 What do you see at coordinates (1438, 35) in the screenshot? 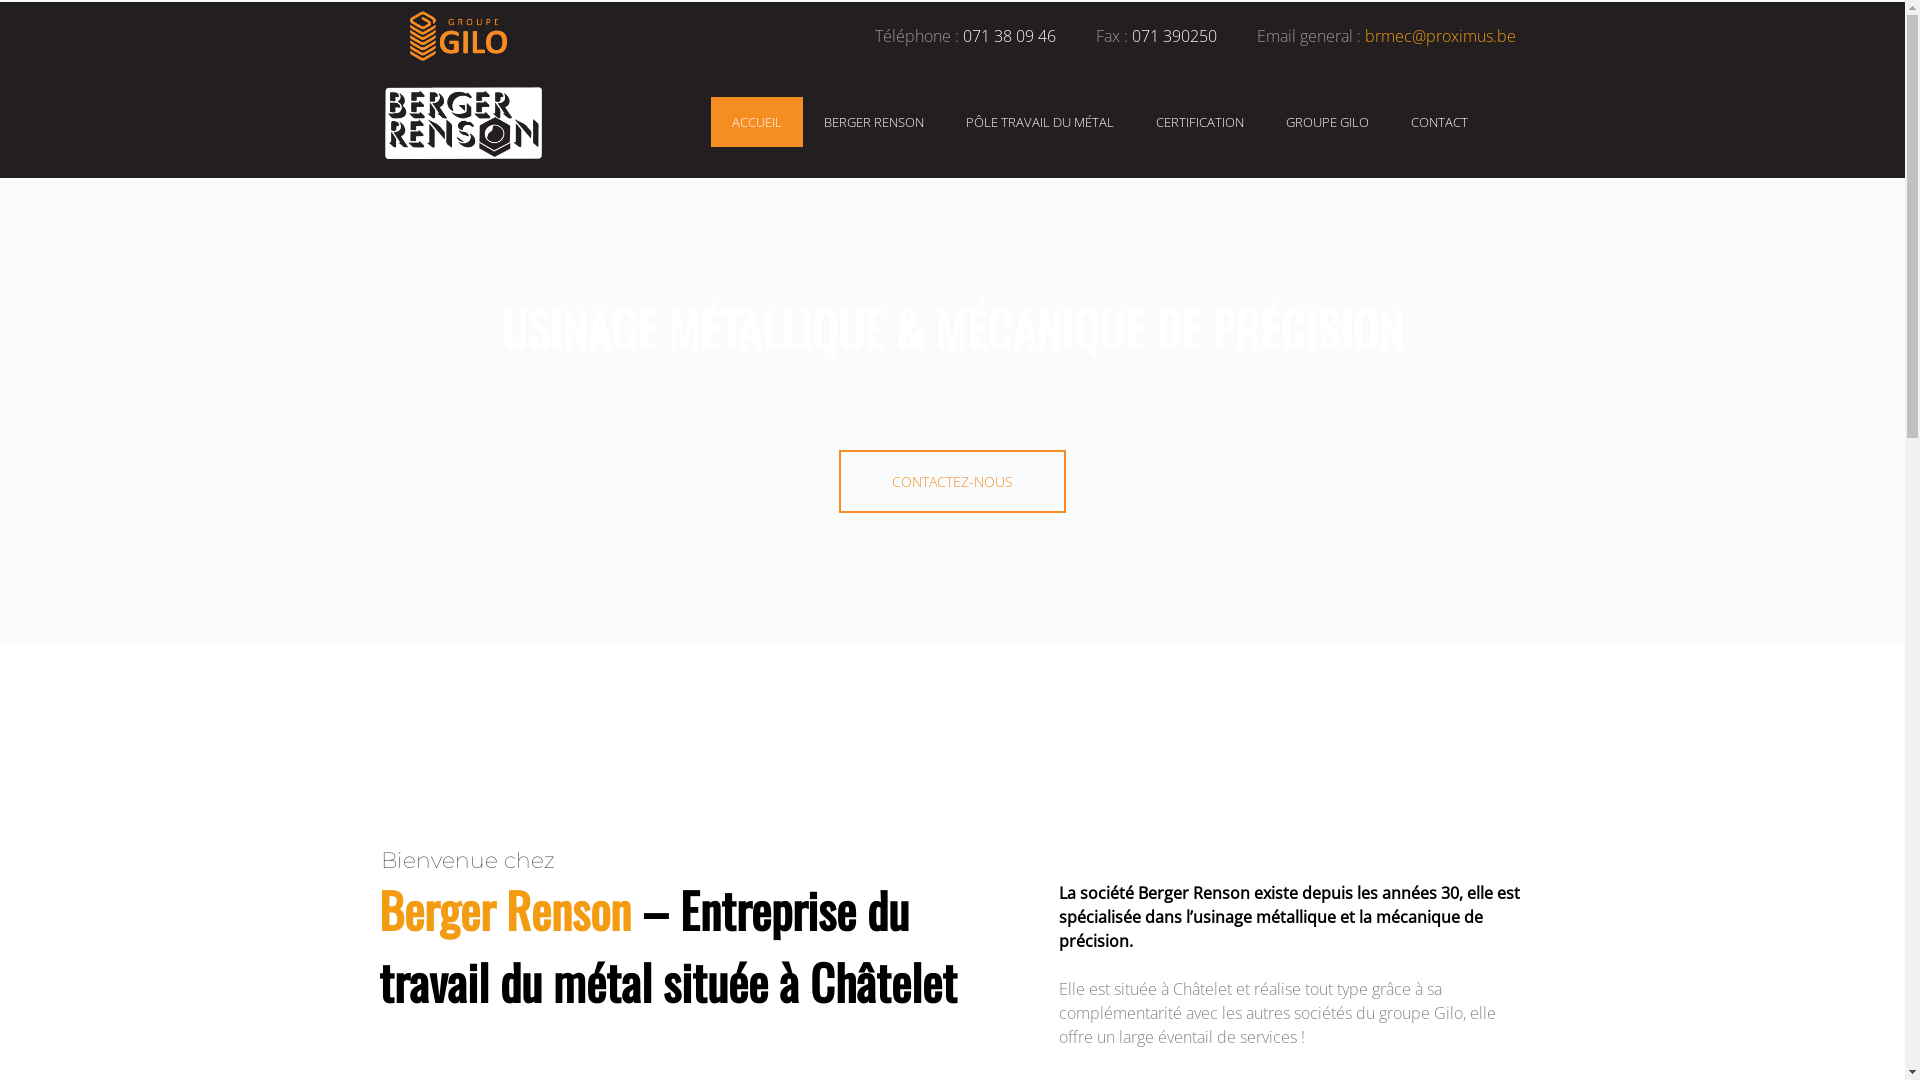
I see `'brmec@proximus.be'` at bounding box center [1438, 35].